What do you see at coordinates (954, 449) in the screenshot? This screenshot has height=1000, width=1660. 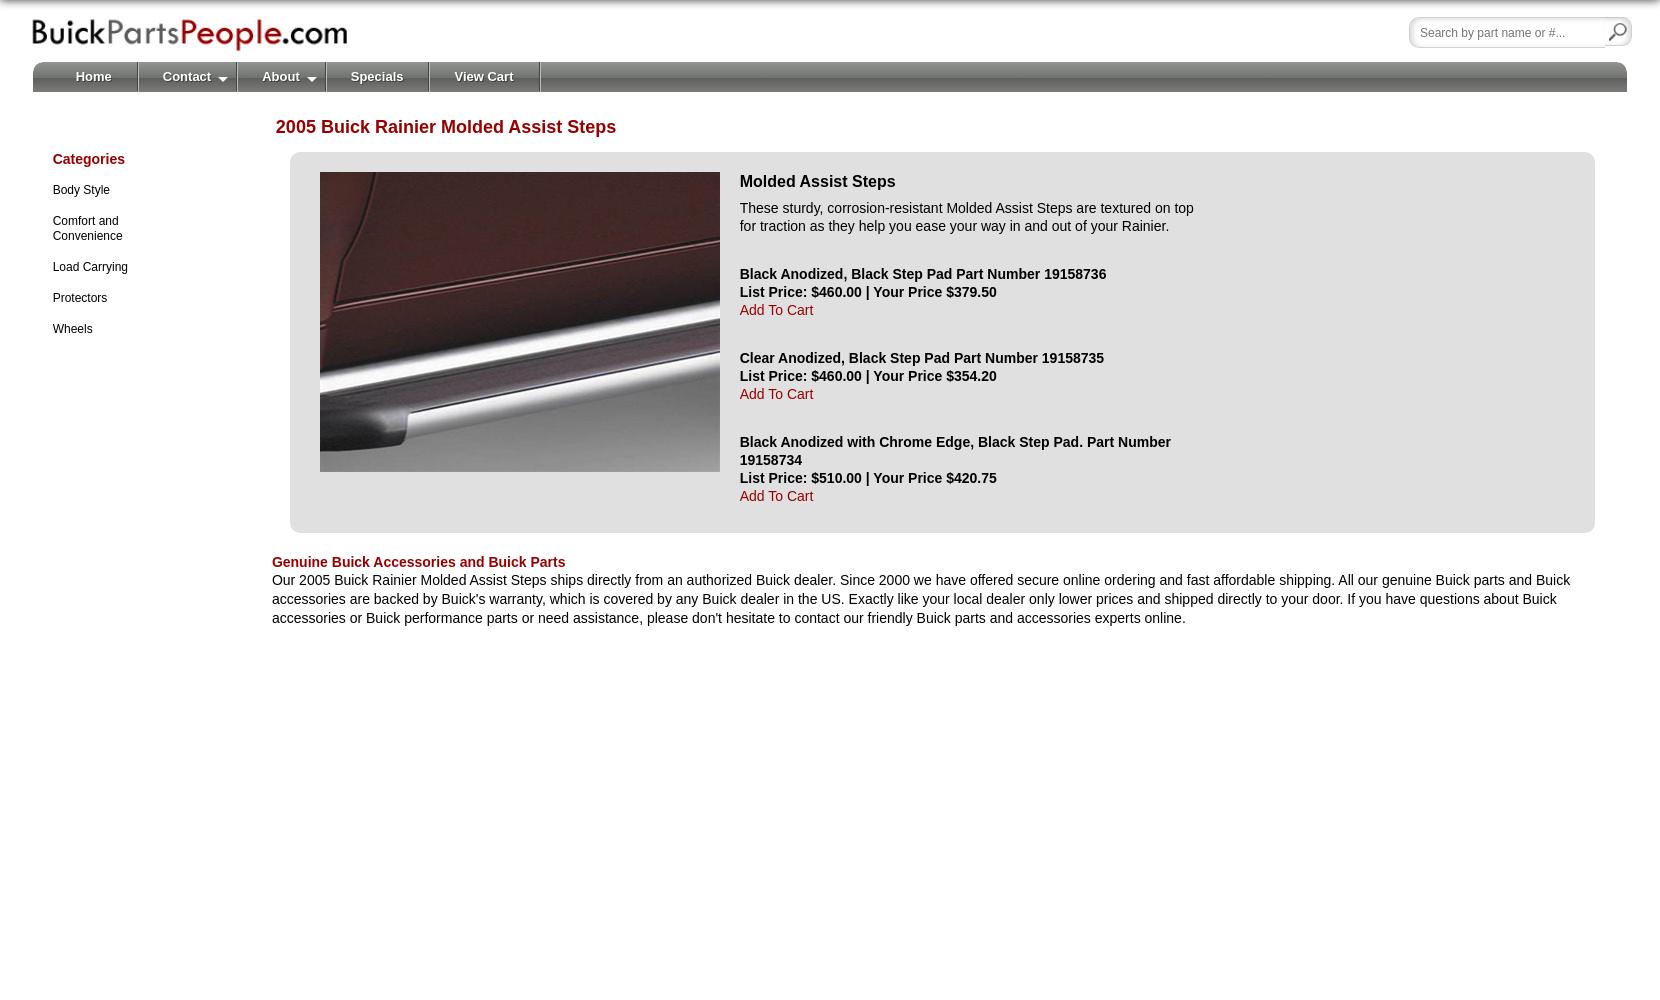 I see `'Black Anodized with Chrome Edge, Black Step Pad. Part Number 19158734'` at bounding box center [954, 449].